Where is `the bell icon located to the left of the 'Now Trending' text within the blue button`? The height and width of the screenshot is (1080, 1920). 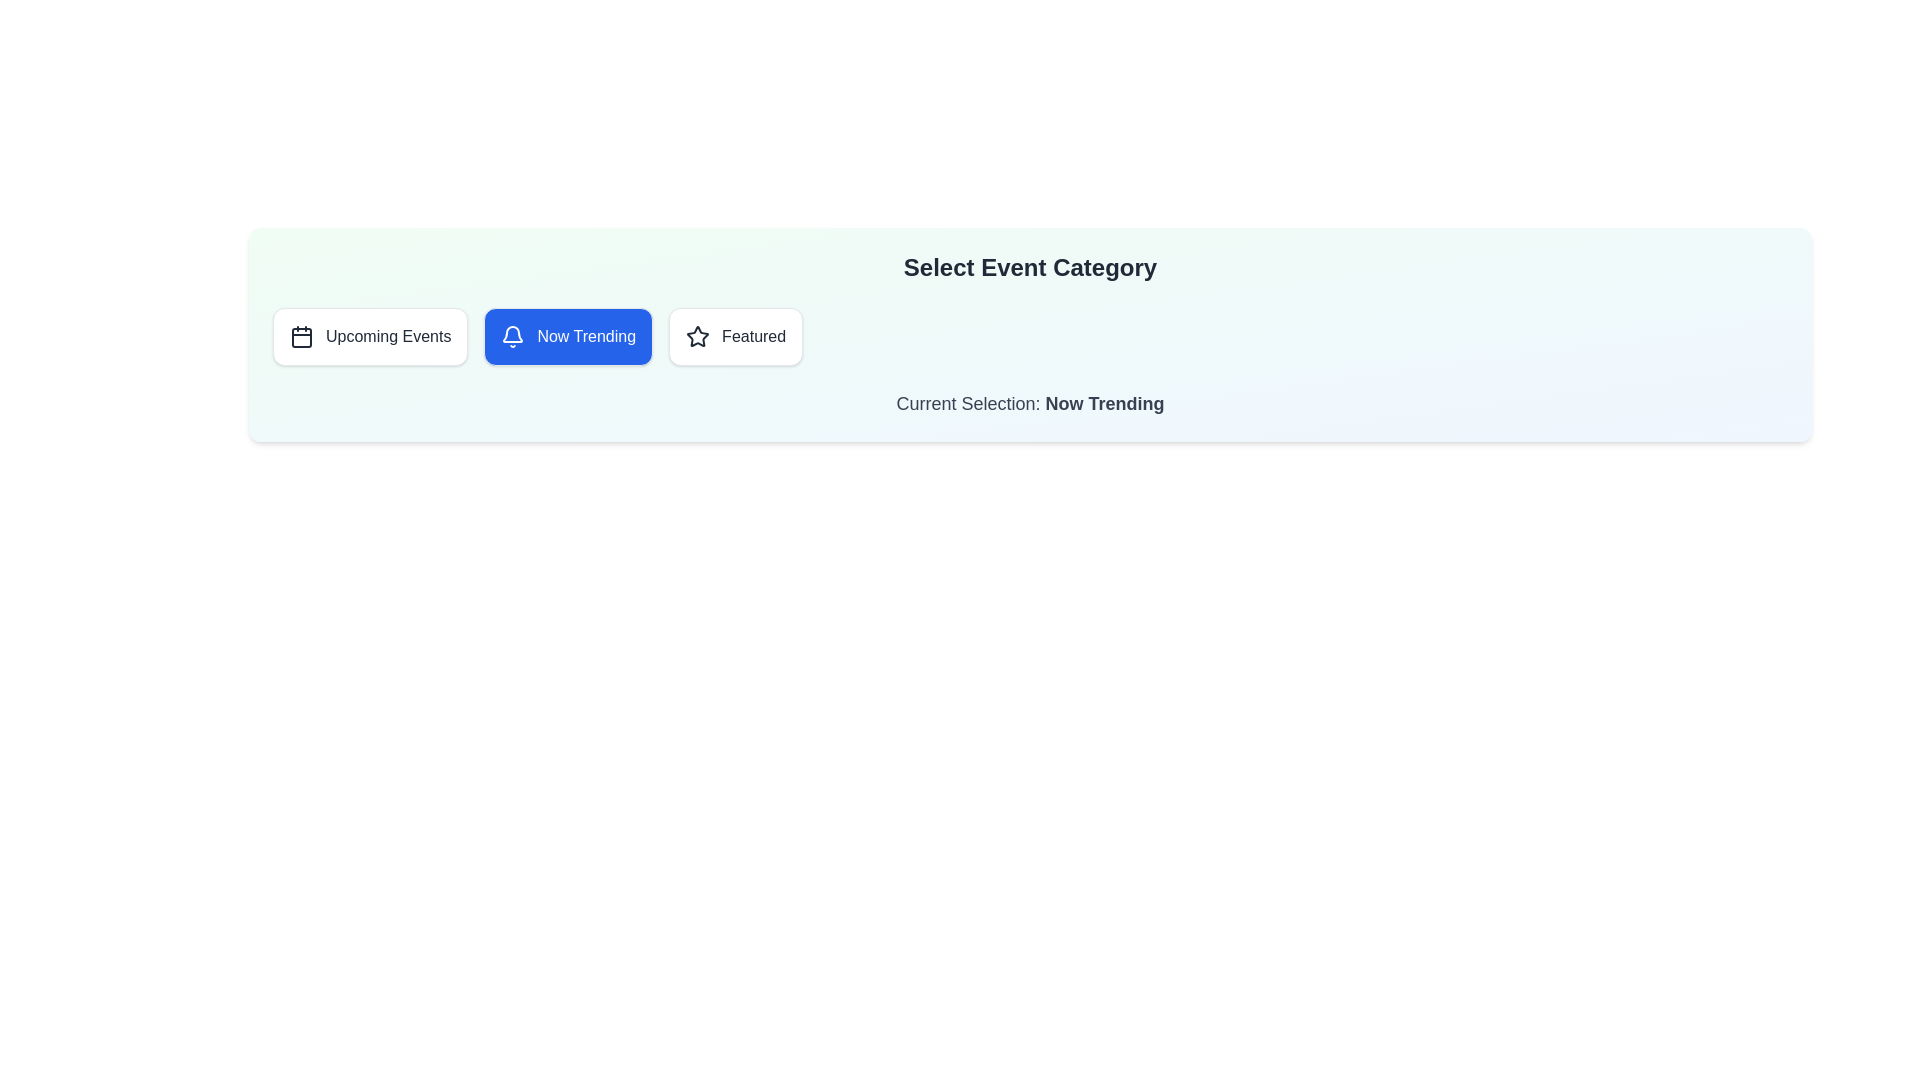
the bell icon located to the left of the 'Now Trending' text within the blue button is located at coordinates (513, 335).